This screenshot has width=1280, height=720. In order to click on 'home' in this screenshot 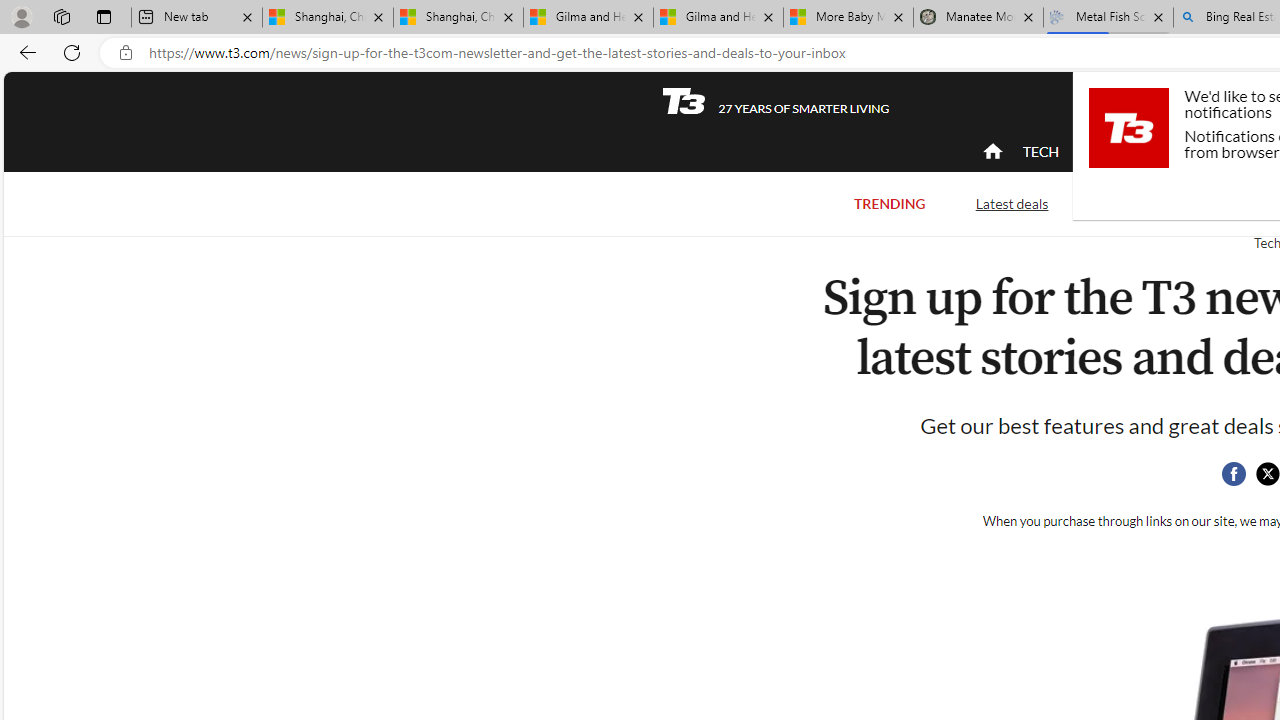, I will do `click(992, 152)`.